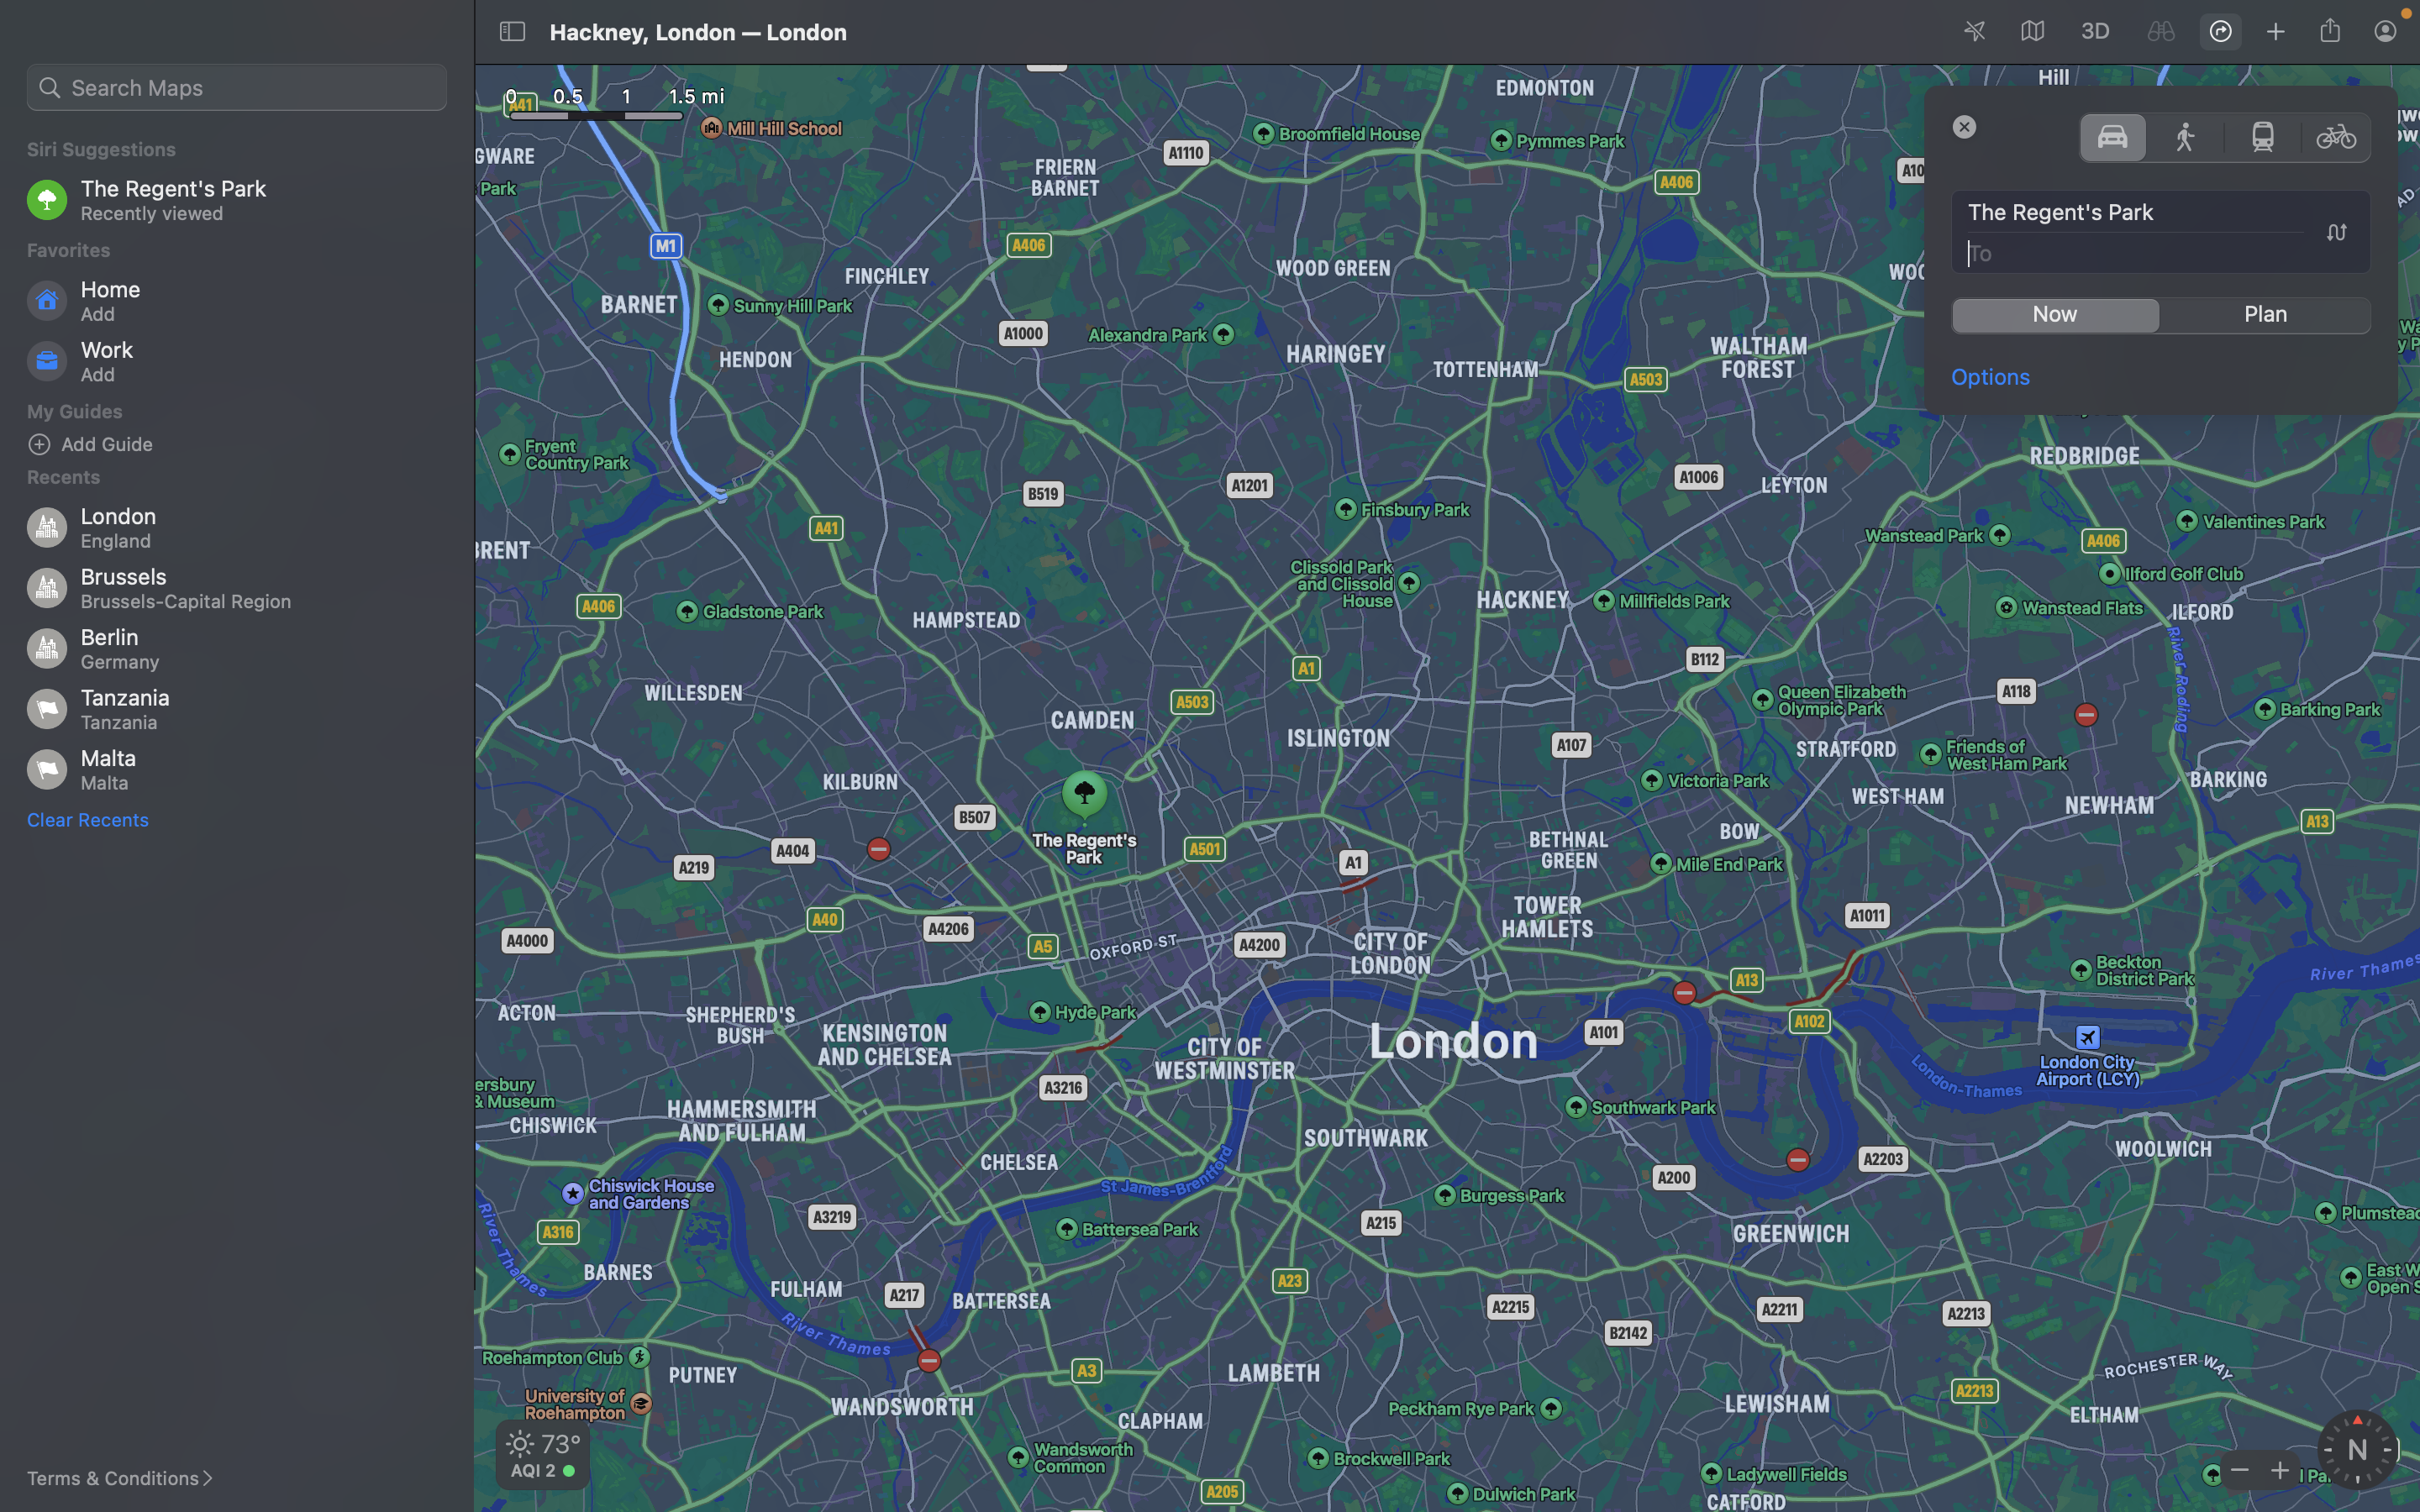 This screenshot has height=1512, width=2420. What do you see at coordinates (2162, 251) in the screenshot?
I see `the "destination" bar and type in Paris, then press enter` at bounding box center [2162, 251].